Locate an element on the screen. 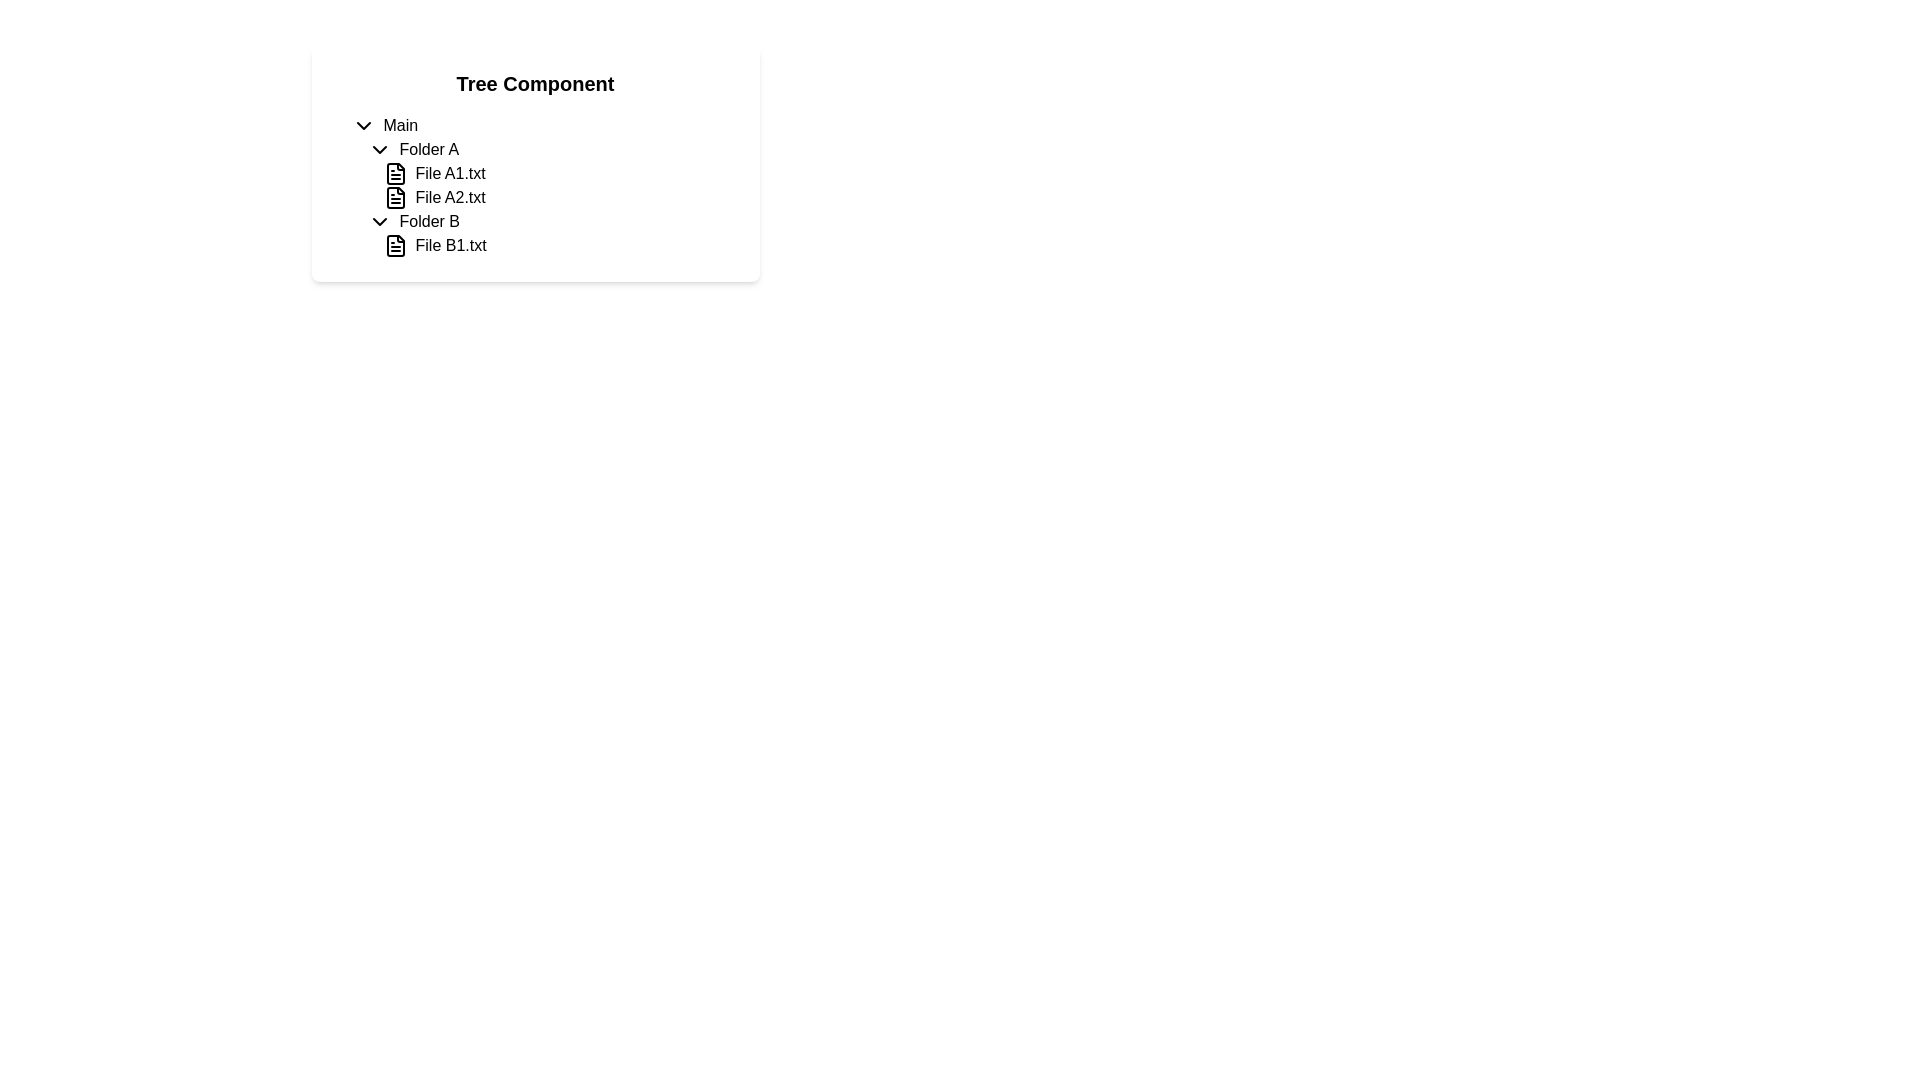 Image resolution: width=1920 pixels, height=1080 pixels. the downward-facing chevron icon located to the left of 'Folder B' in the tree structure display is located at coordinates (379, 222).